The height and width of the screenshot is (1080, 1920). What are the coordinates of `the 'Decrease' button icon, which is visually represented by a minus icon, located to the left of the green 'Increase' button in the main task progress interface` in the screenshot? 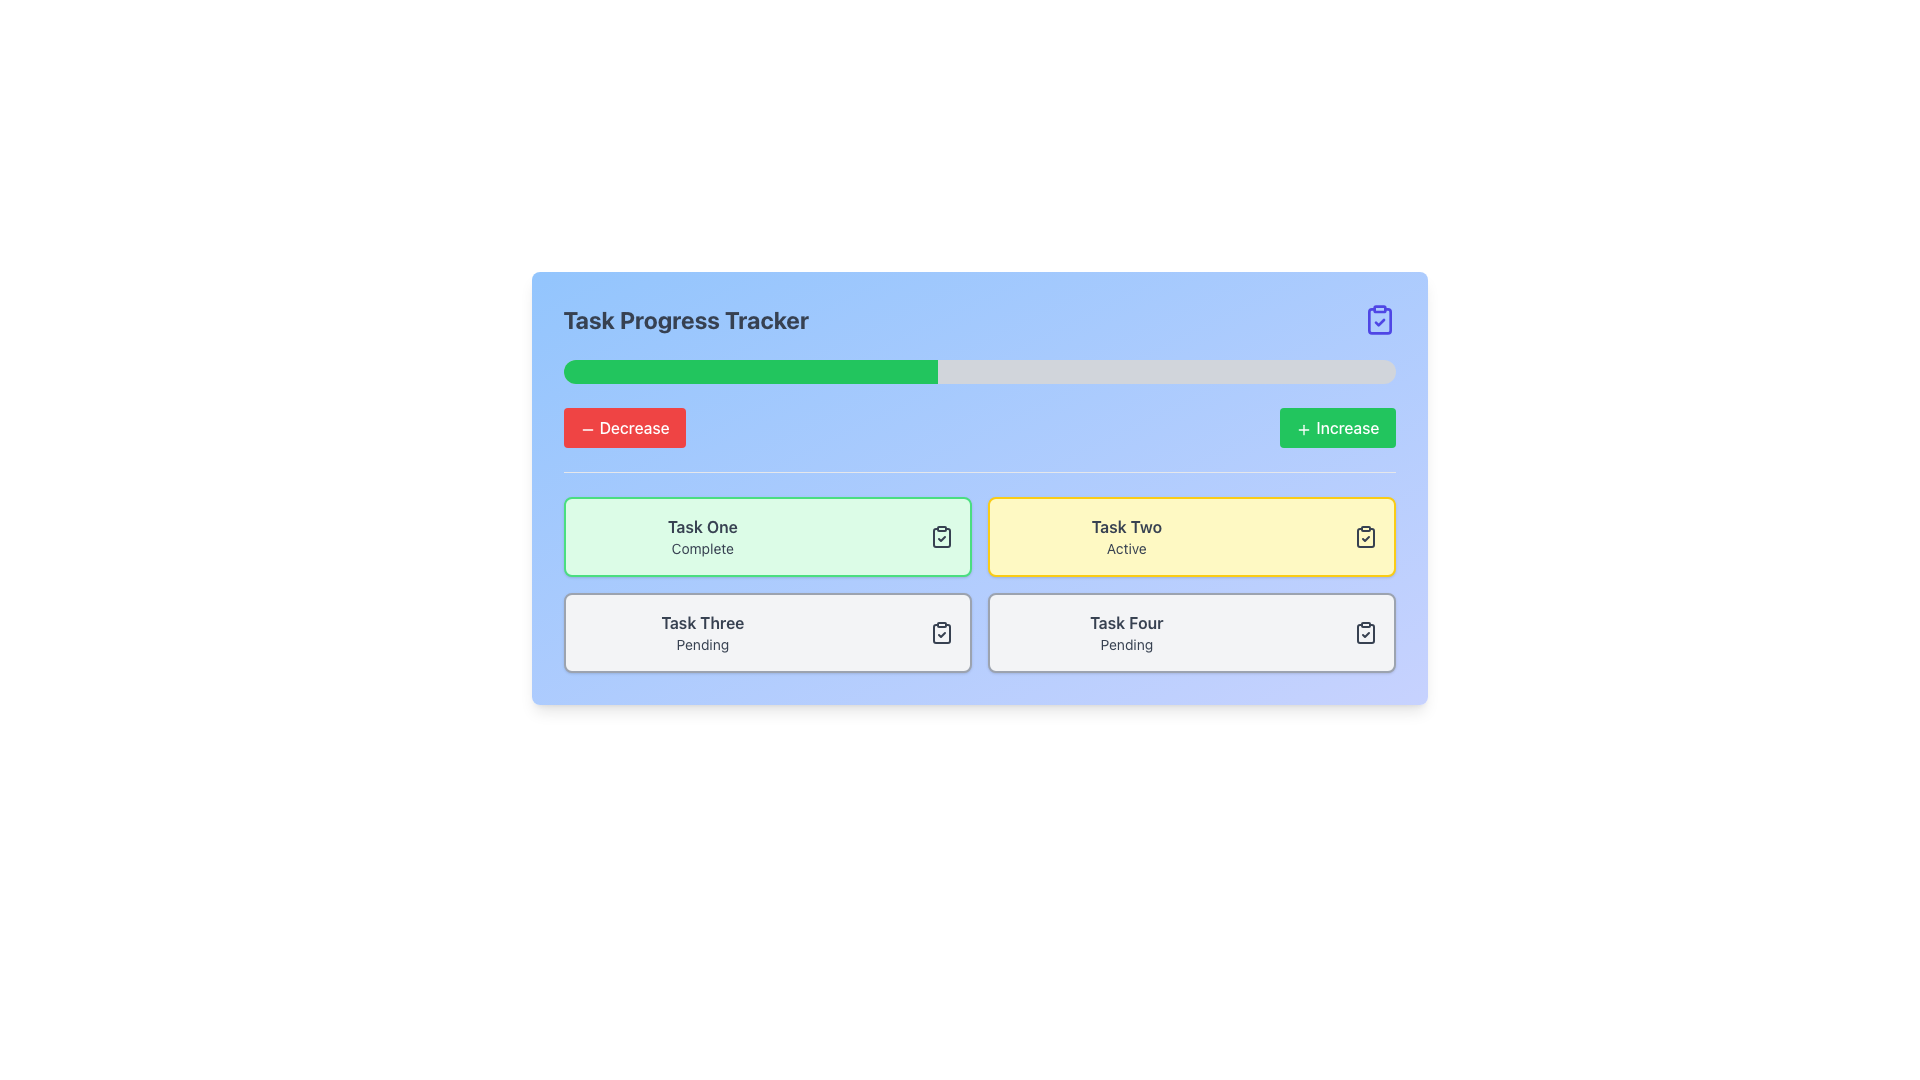 It's located at (586, 428).